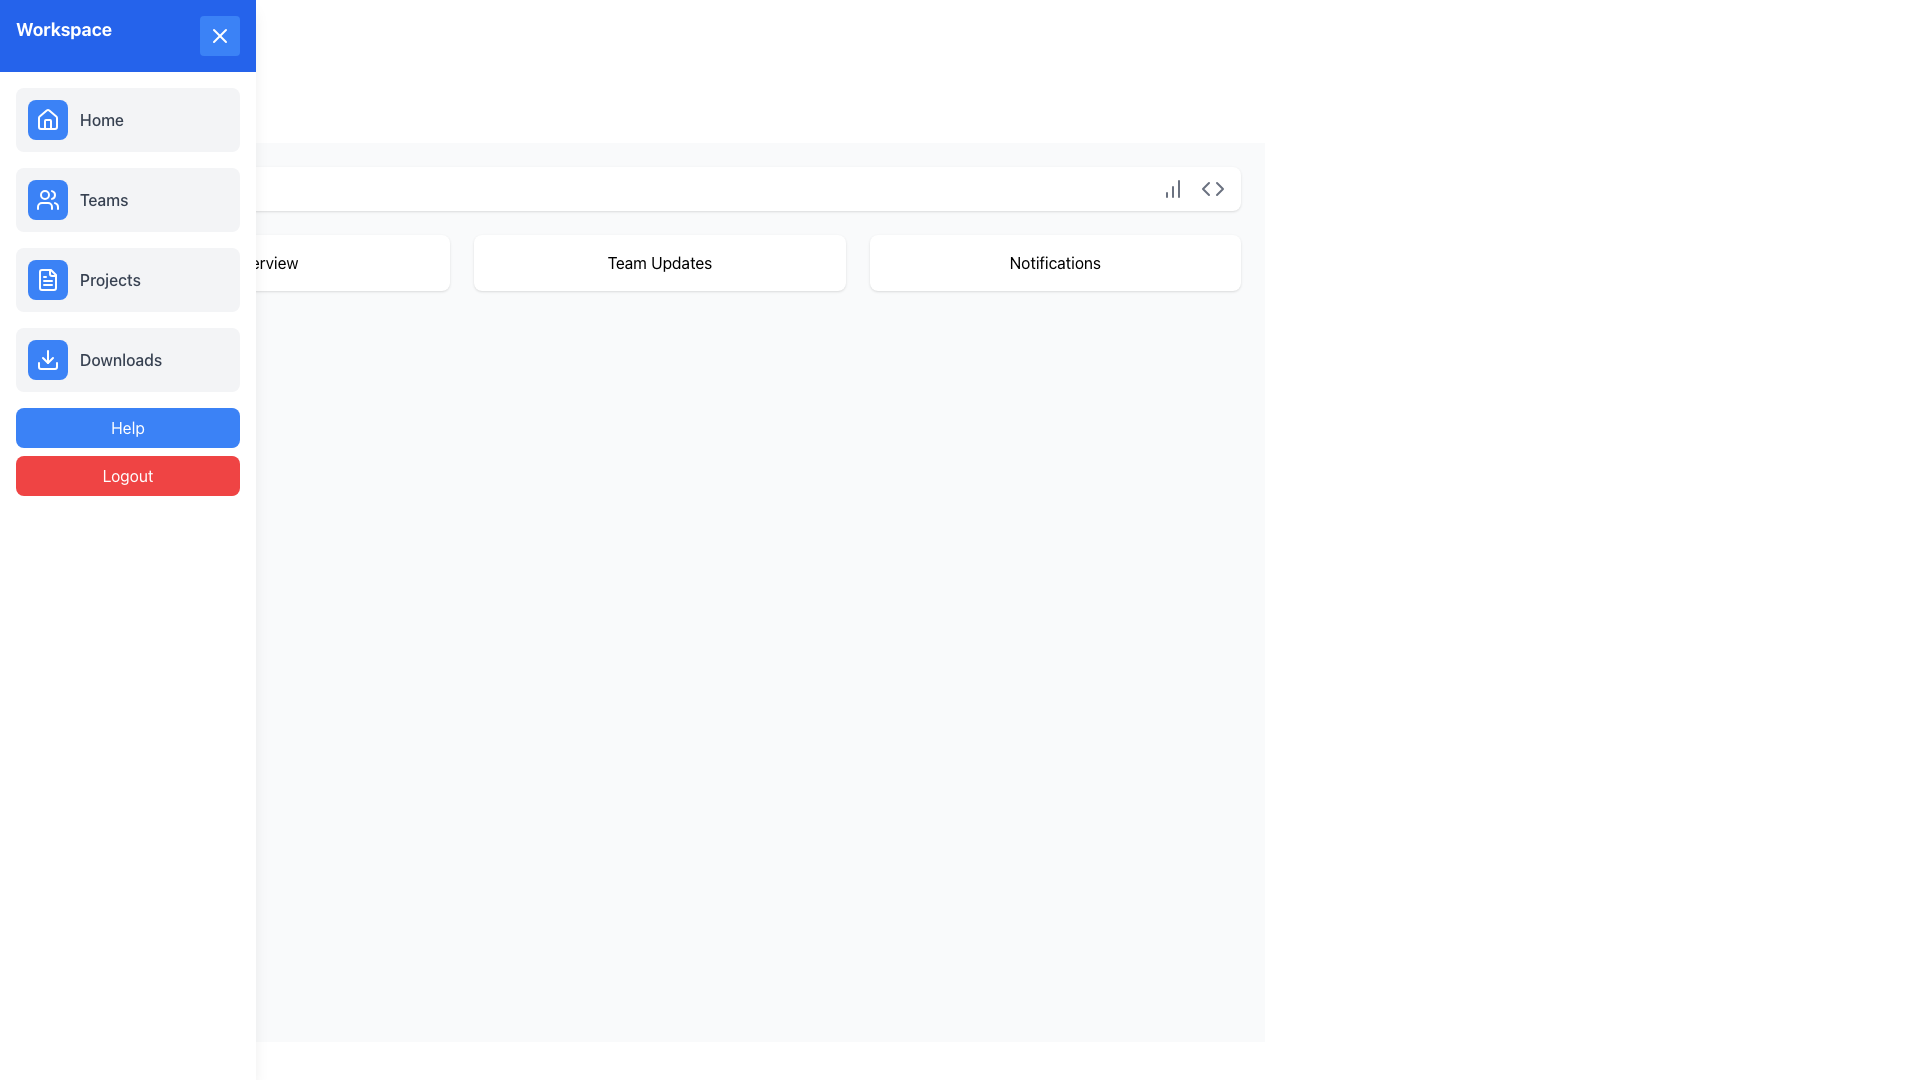 Image resolution: width=1920 pixels, height=1080 pixels. What do you see at coordinates (48, 358) in the screenshot?
I see `the 'Downloads' icon located in the sidebar navigation menu to trigger a tooltip or visual feedback` at bounding box center [48, 358].